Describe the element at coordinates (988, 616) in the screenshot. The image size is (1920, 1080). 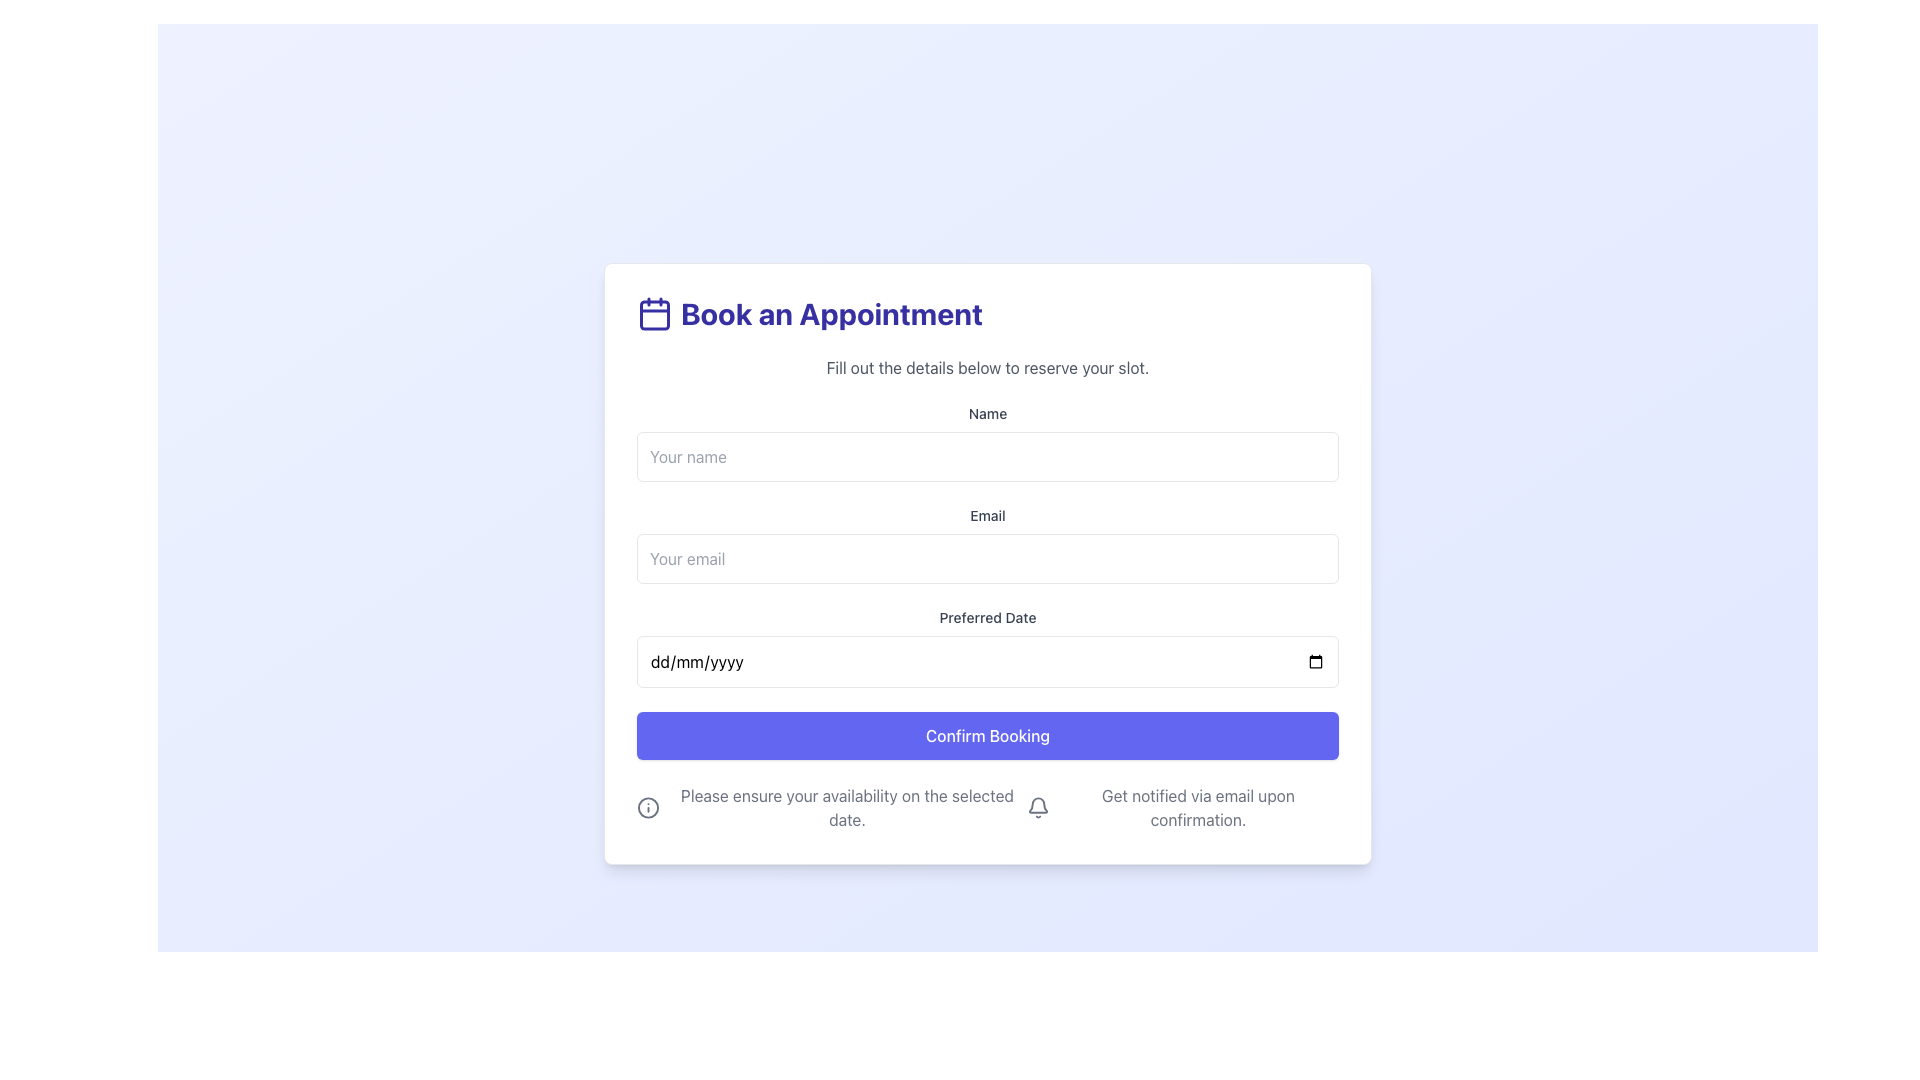
I see `the 'Preferred Date' text label, which is positioned directly above the date input field in the form layout` at that location.